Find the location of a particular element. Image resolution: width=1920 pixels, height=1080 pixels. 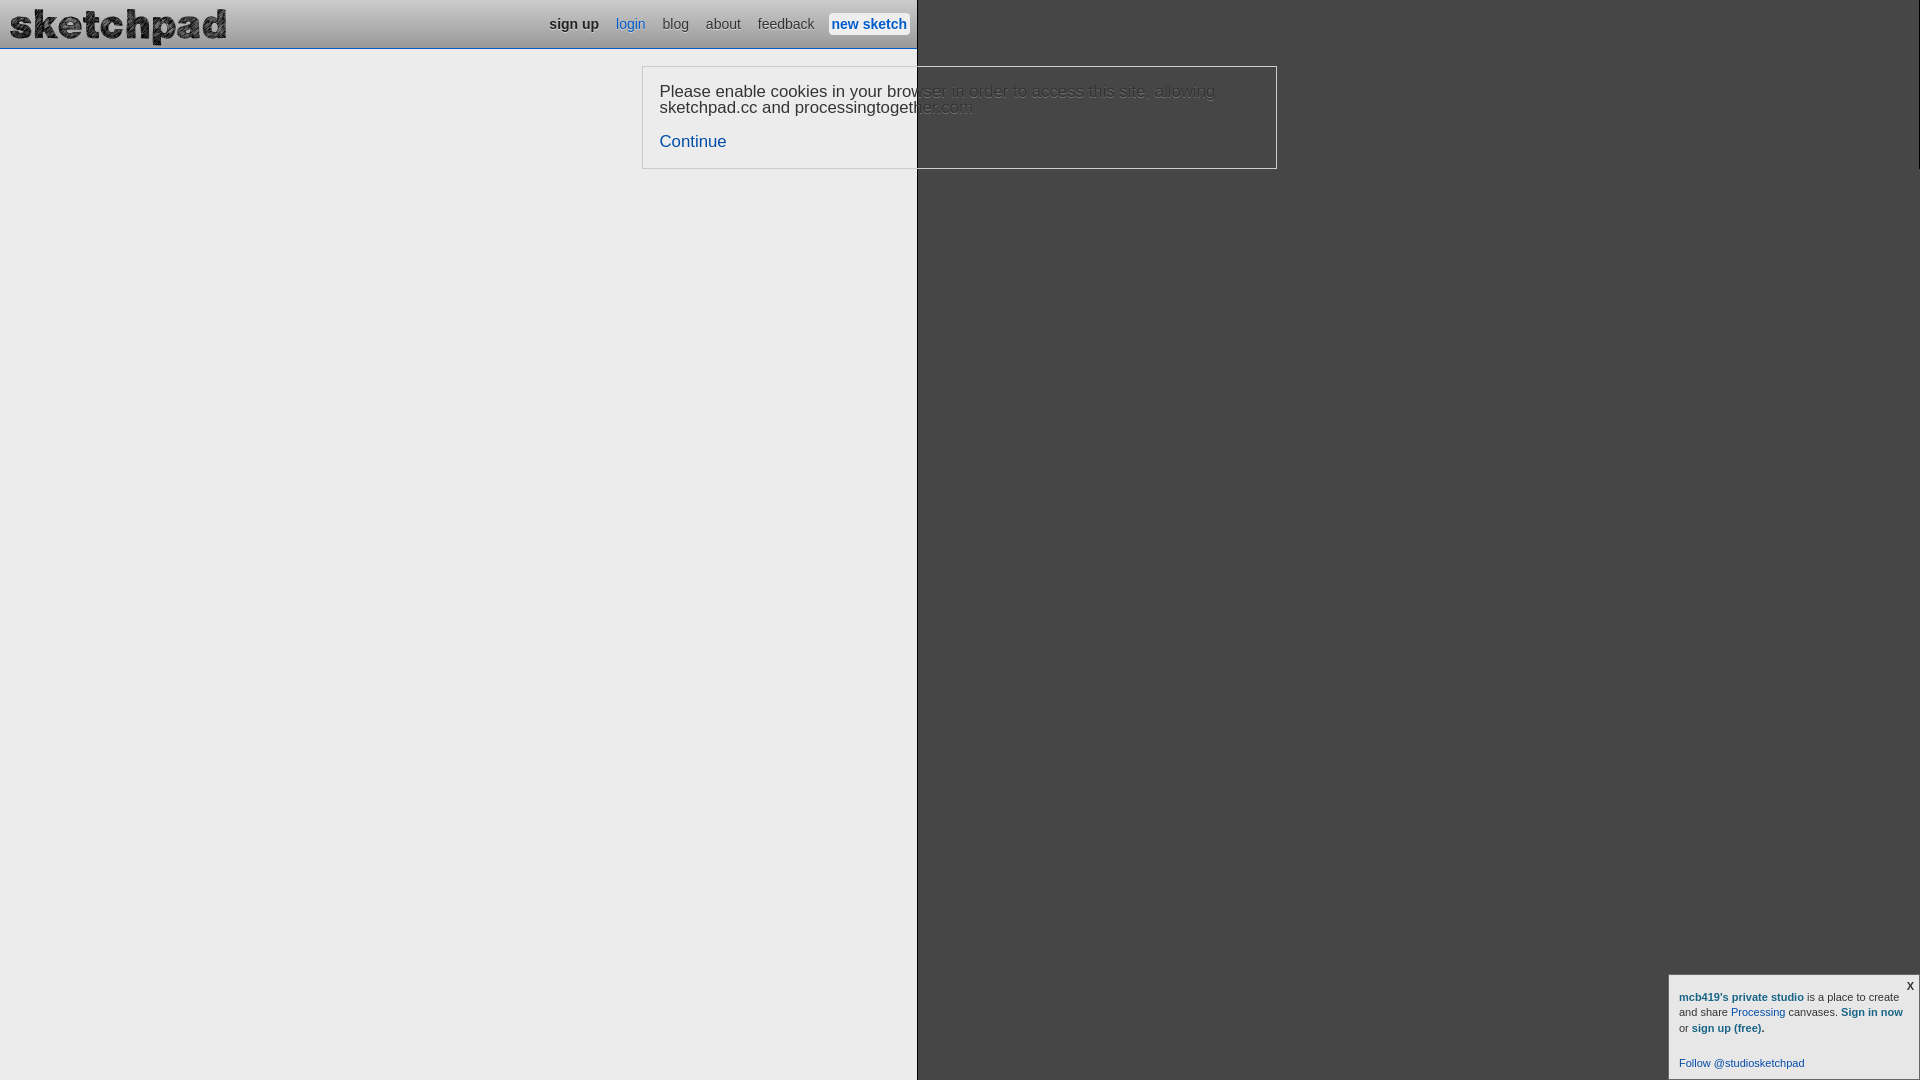

'Processing' is located at coordinates (1756, 1011).